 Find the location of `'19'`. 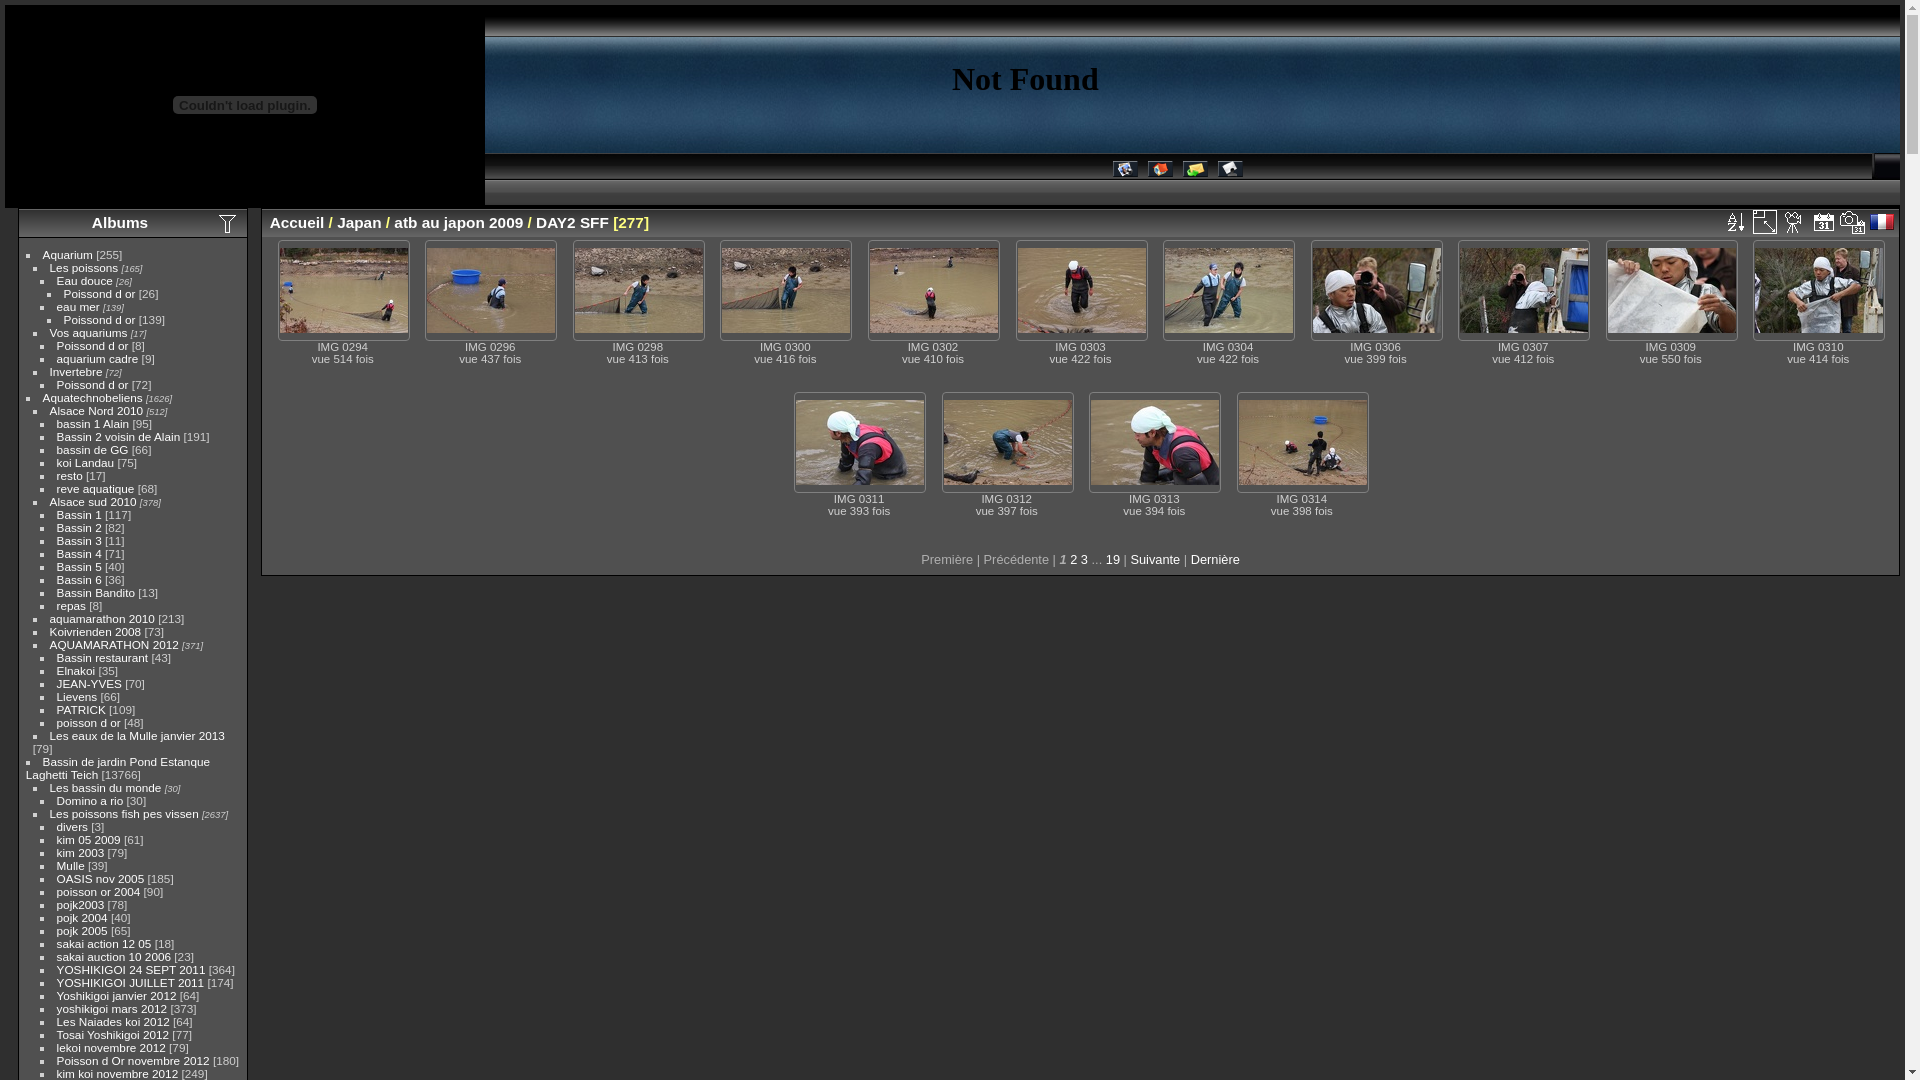

'19' is located at coordinates (1112, 559).